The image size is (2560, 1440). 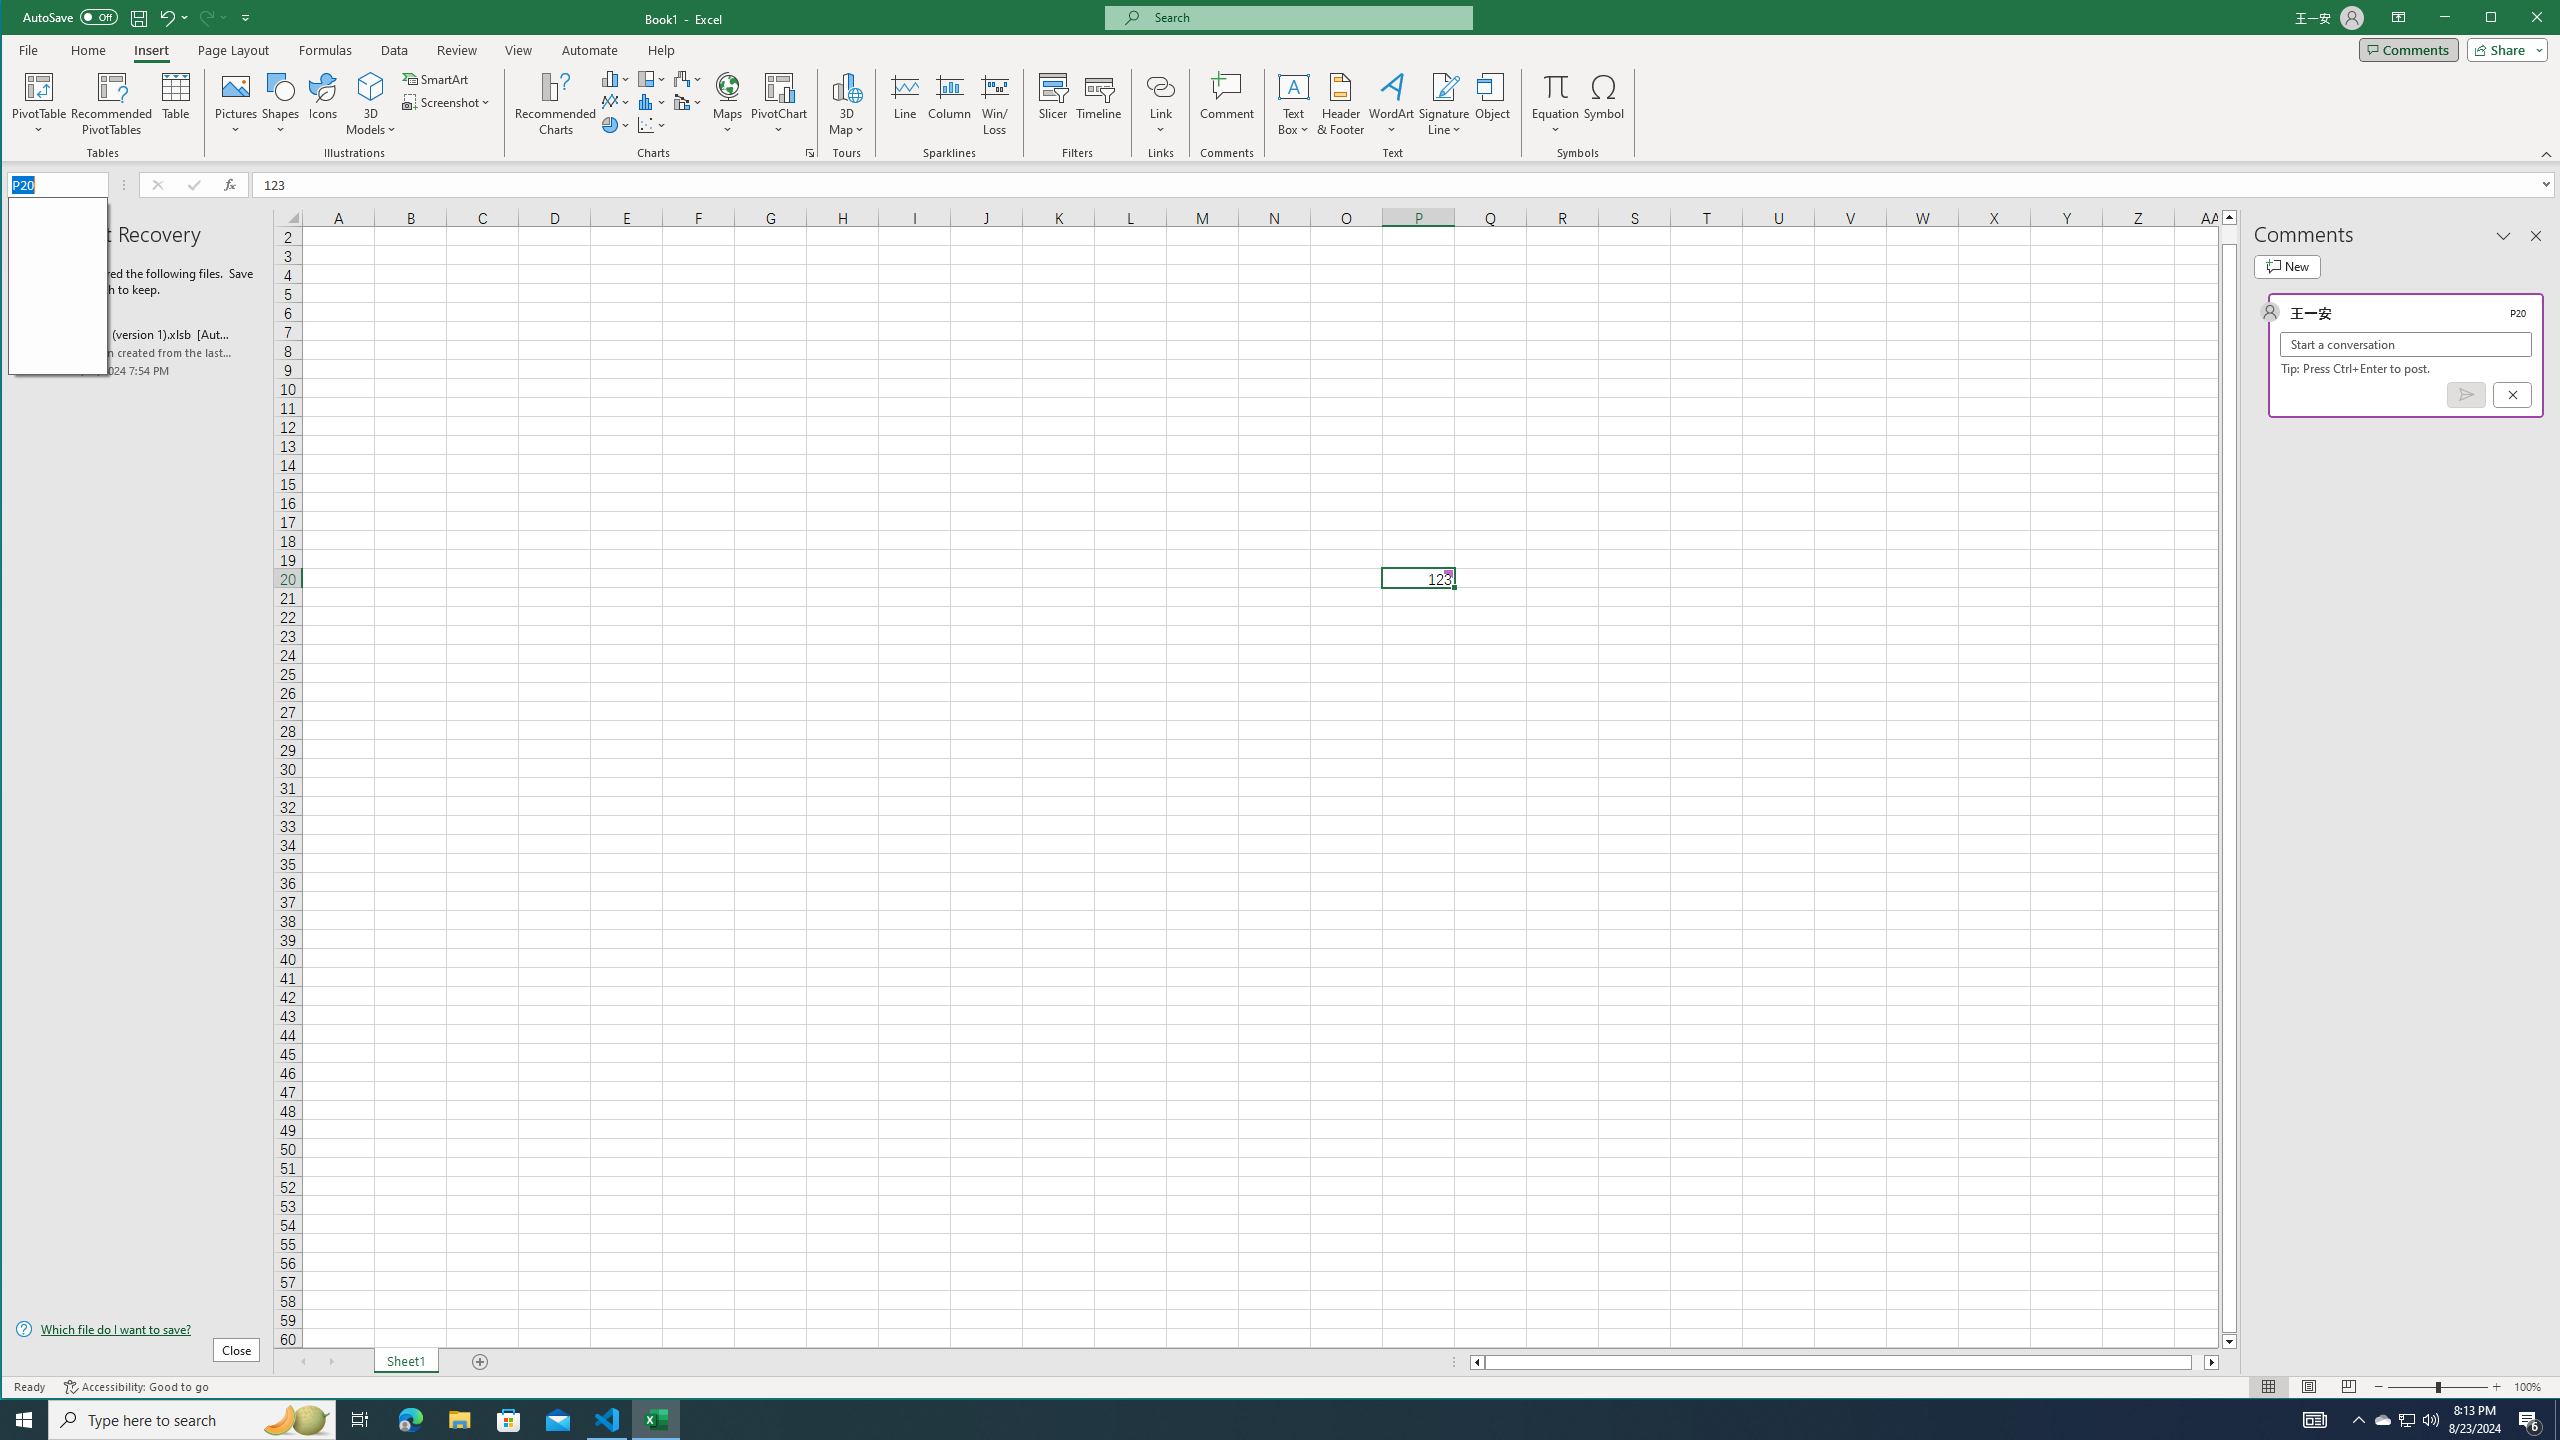 I want to click on 'Text Box', so click(x=1293, y=103).